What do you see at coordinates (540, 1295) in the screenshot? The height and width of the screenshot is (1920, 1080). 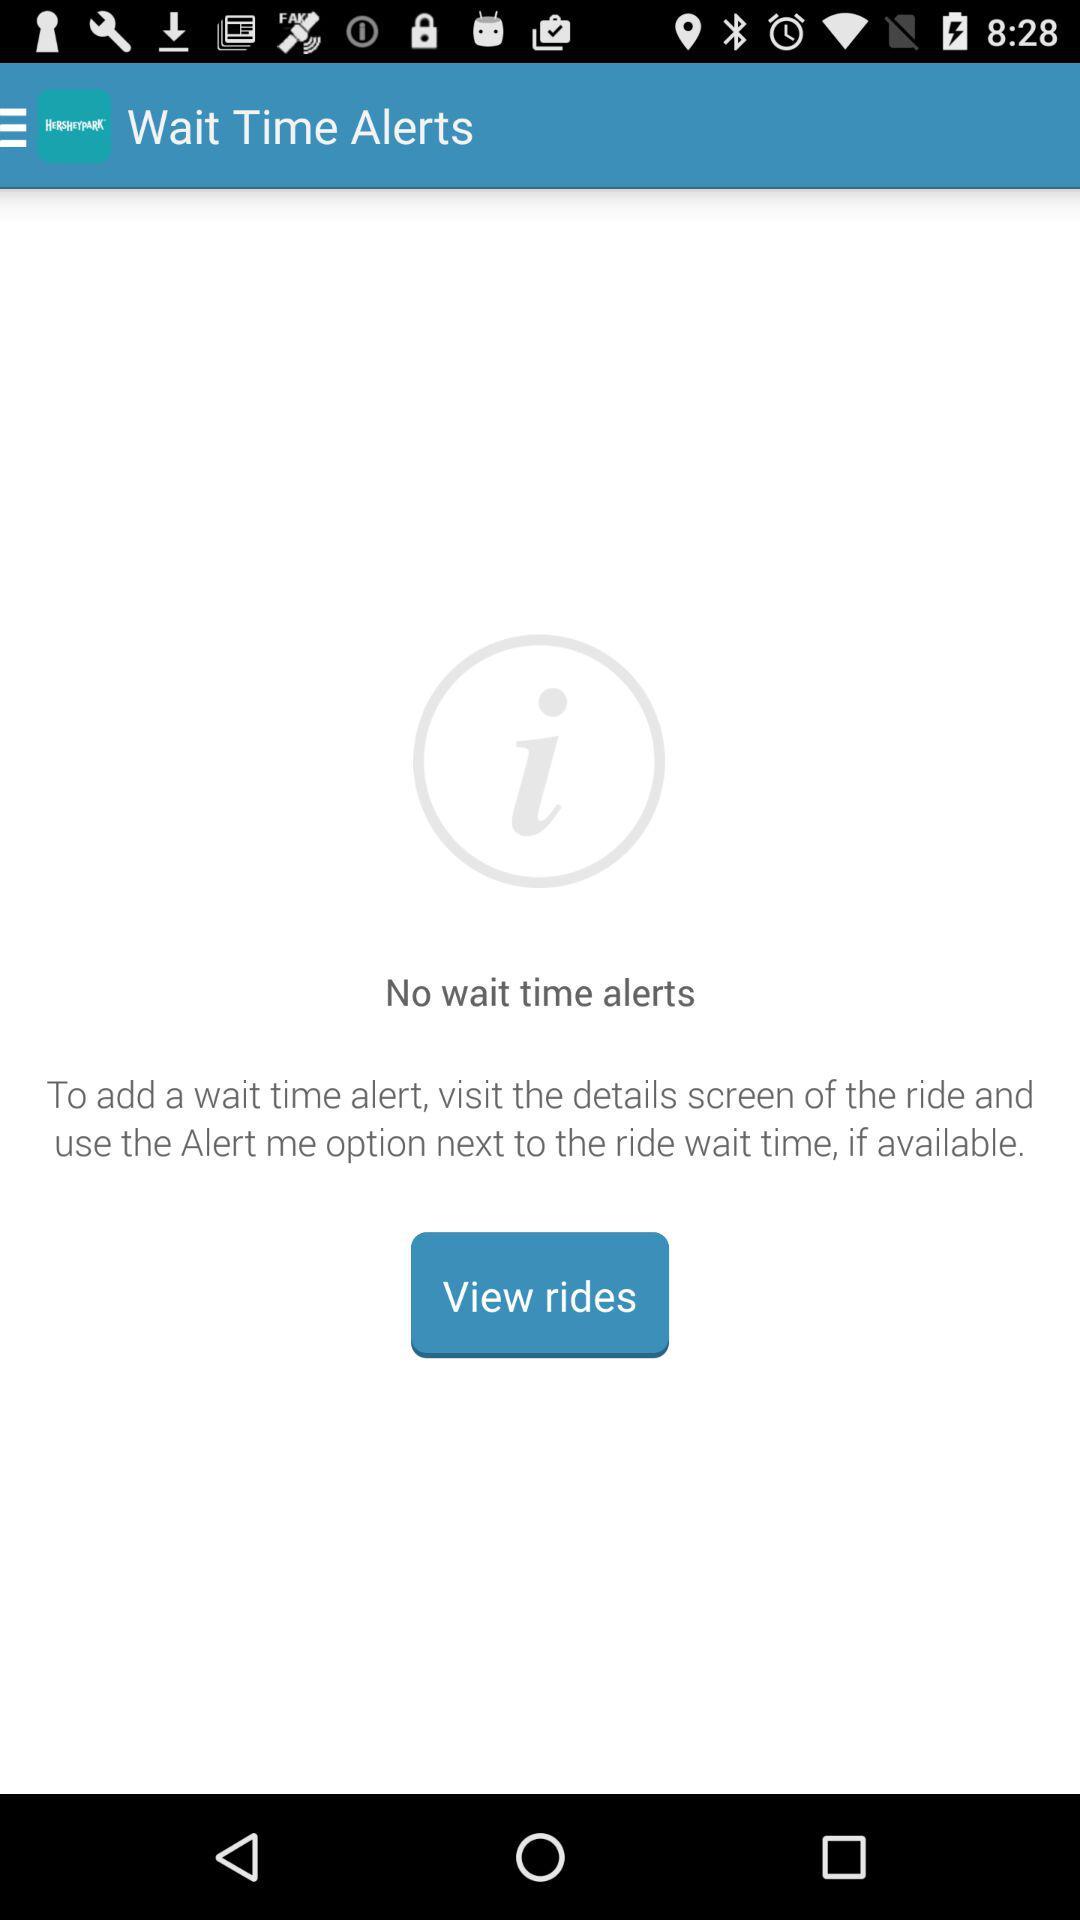 I see `the item below to add a` at bounding box center [540, 1295].